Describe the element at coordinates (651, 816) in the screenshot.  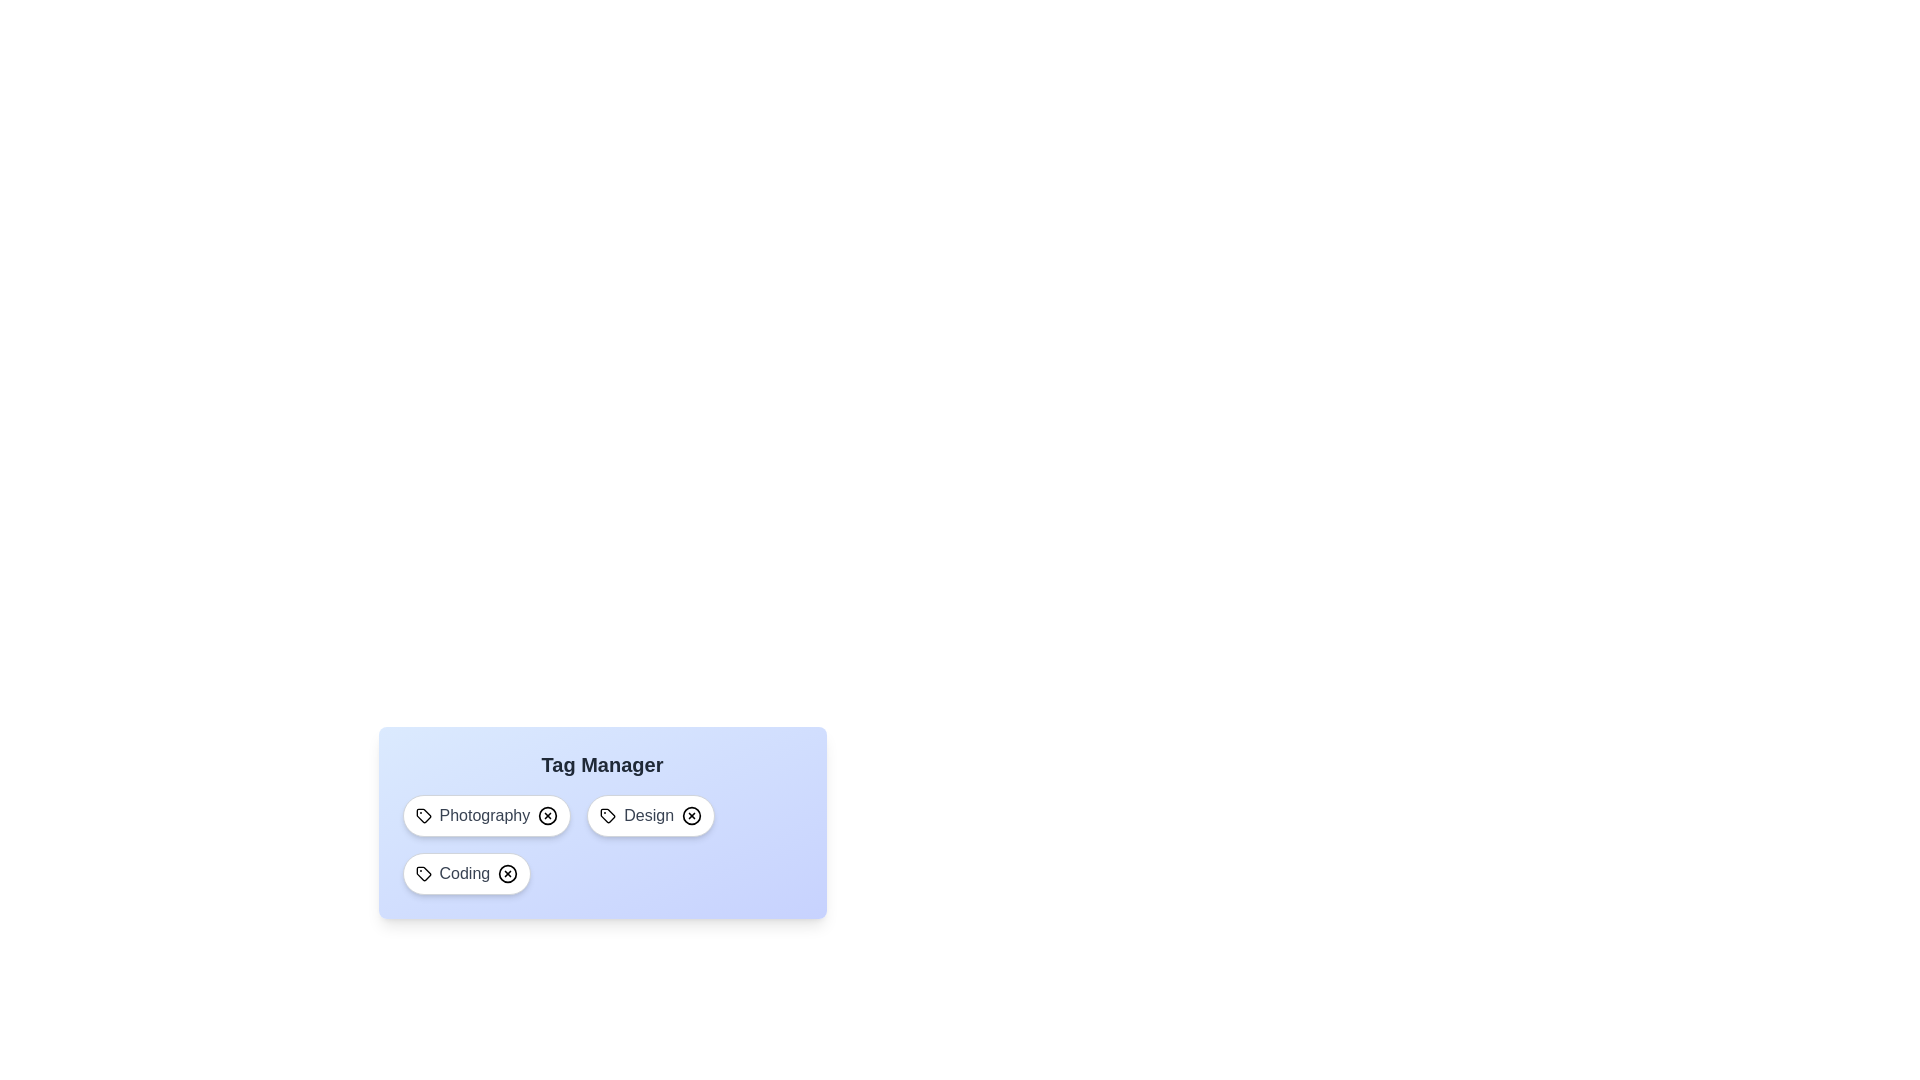
I see `the tag labeled Design` at that location.